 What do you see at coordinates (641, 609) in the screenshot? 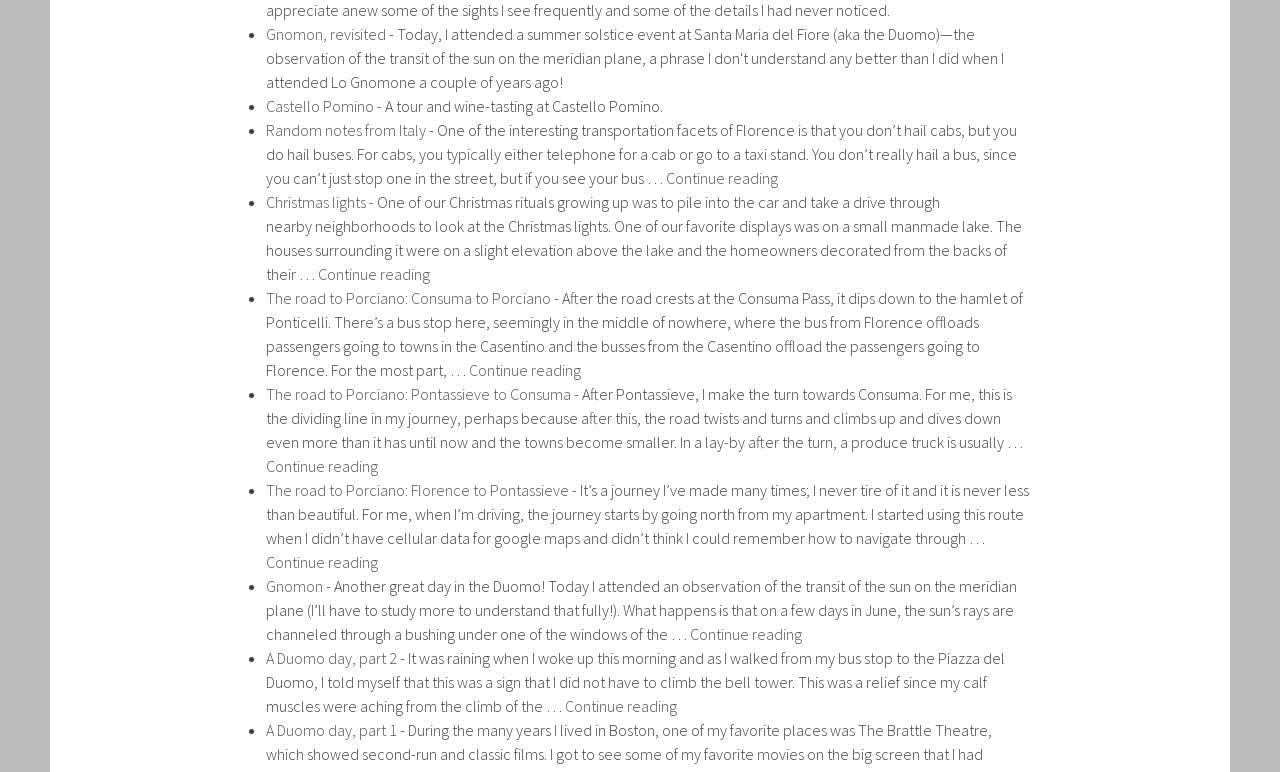
I see `'Another great day in the Duomo! Today I attended an observation of the transit of the sun on the meridian plane (I’ll have to study more to understand that fully!). What happens is that on a few days in June, the sun’s rays are channeled through a bushing under one of the windows of the …'` at bounding box center [641, 609].